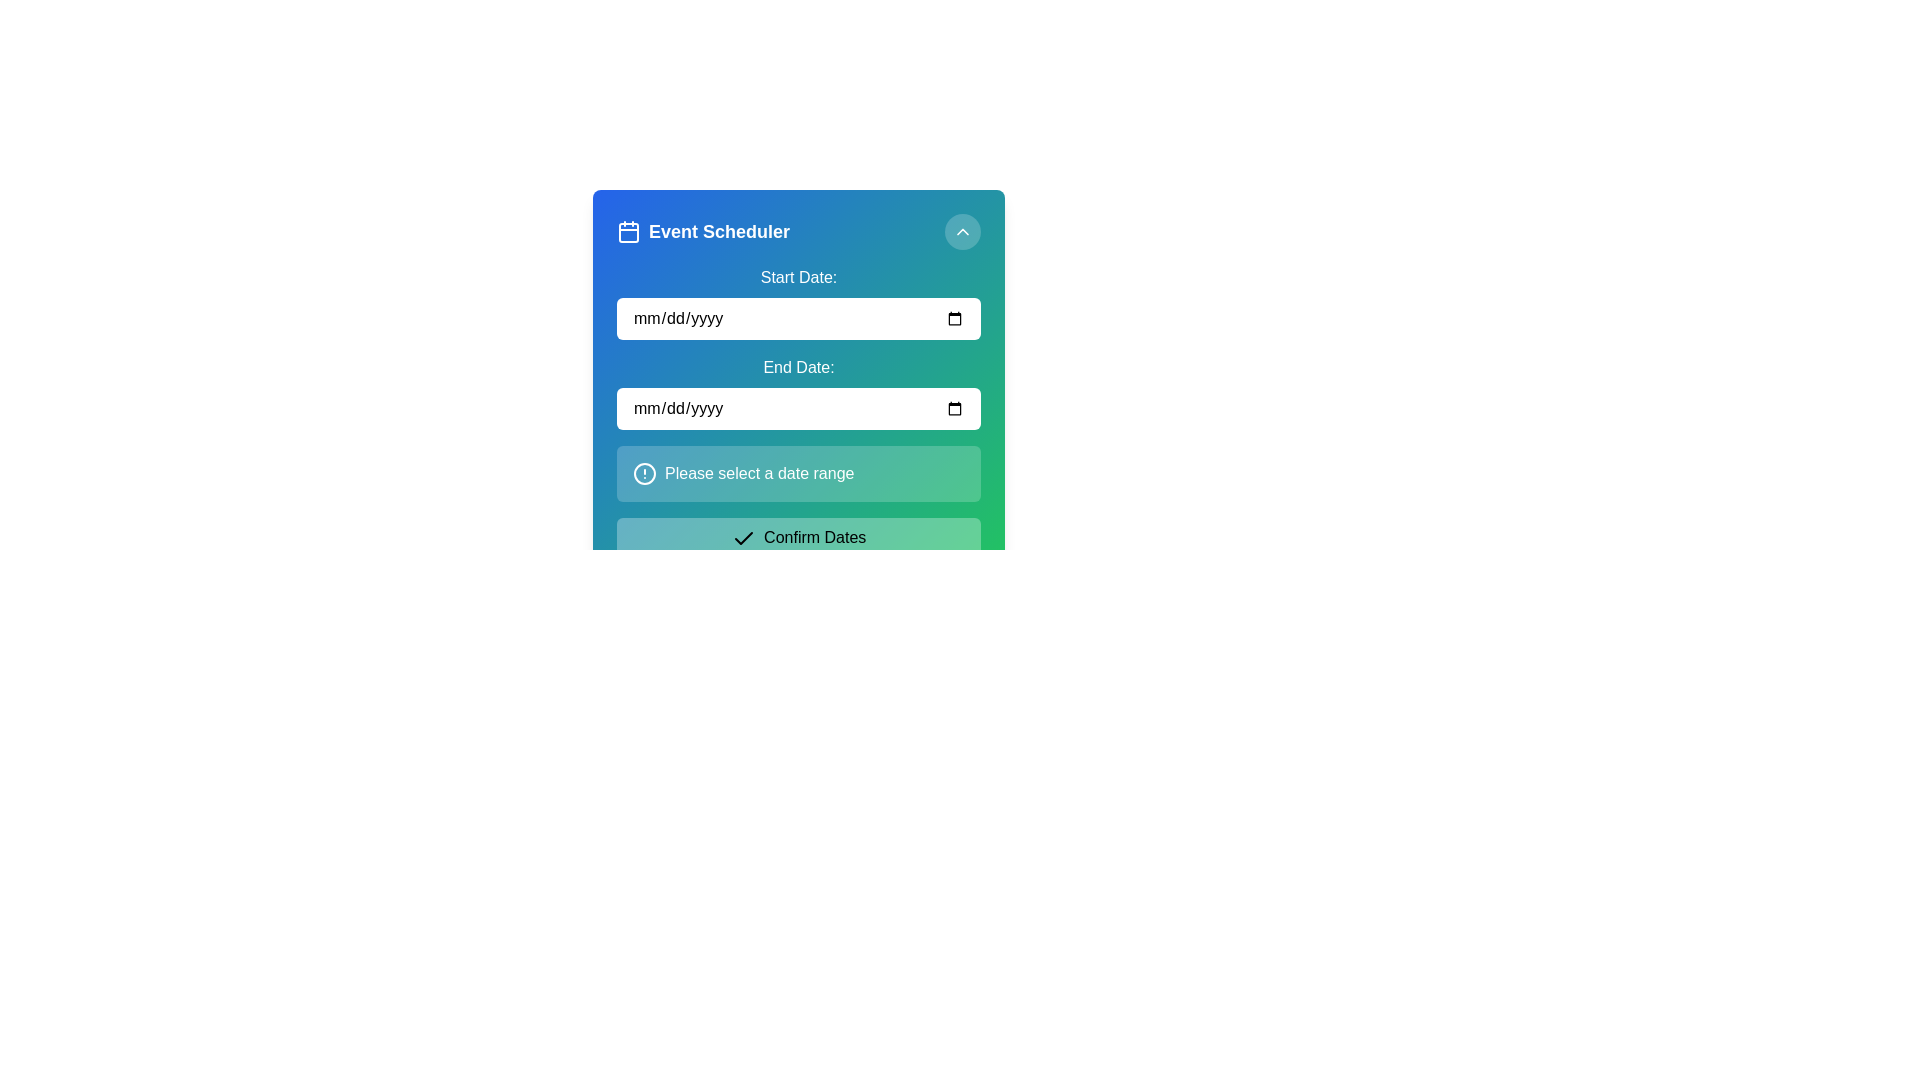 Image resolution: width=1920 pixels, height=1080 pixels. I want to click on the calendar icon located at the top-left corner of the 'Event Scheduler' header, which visually indicates the scheduling function, so click(627, 230).